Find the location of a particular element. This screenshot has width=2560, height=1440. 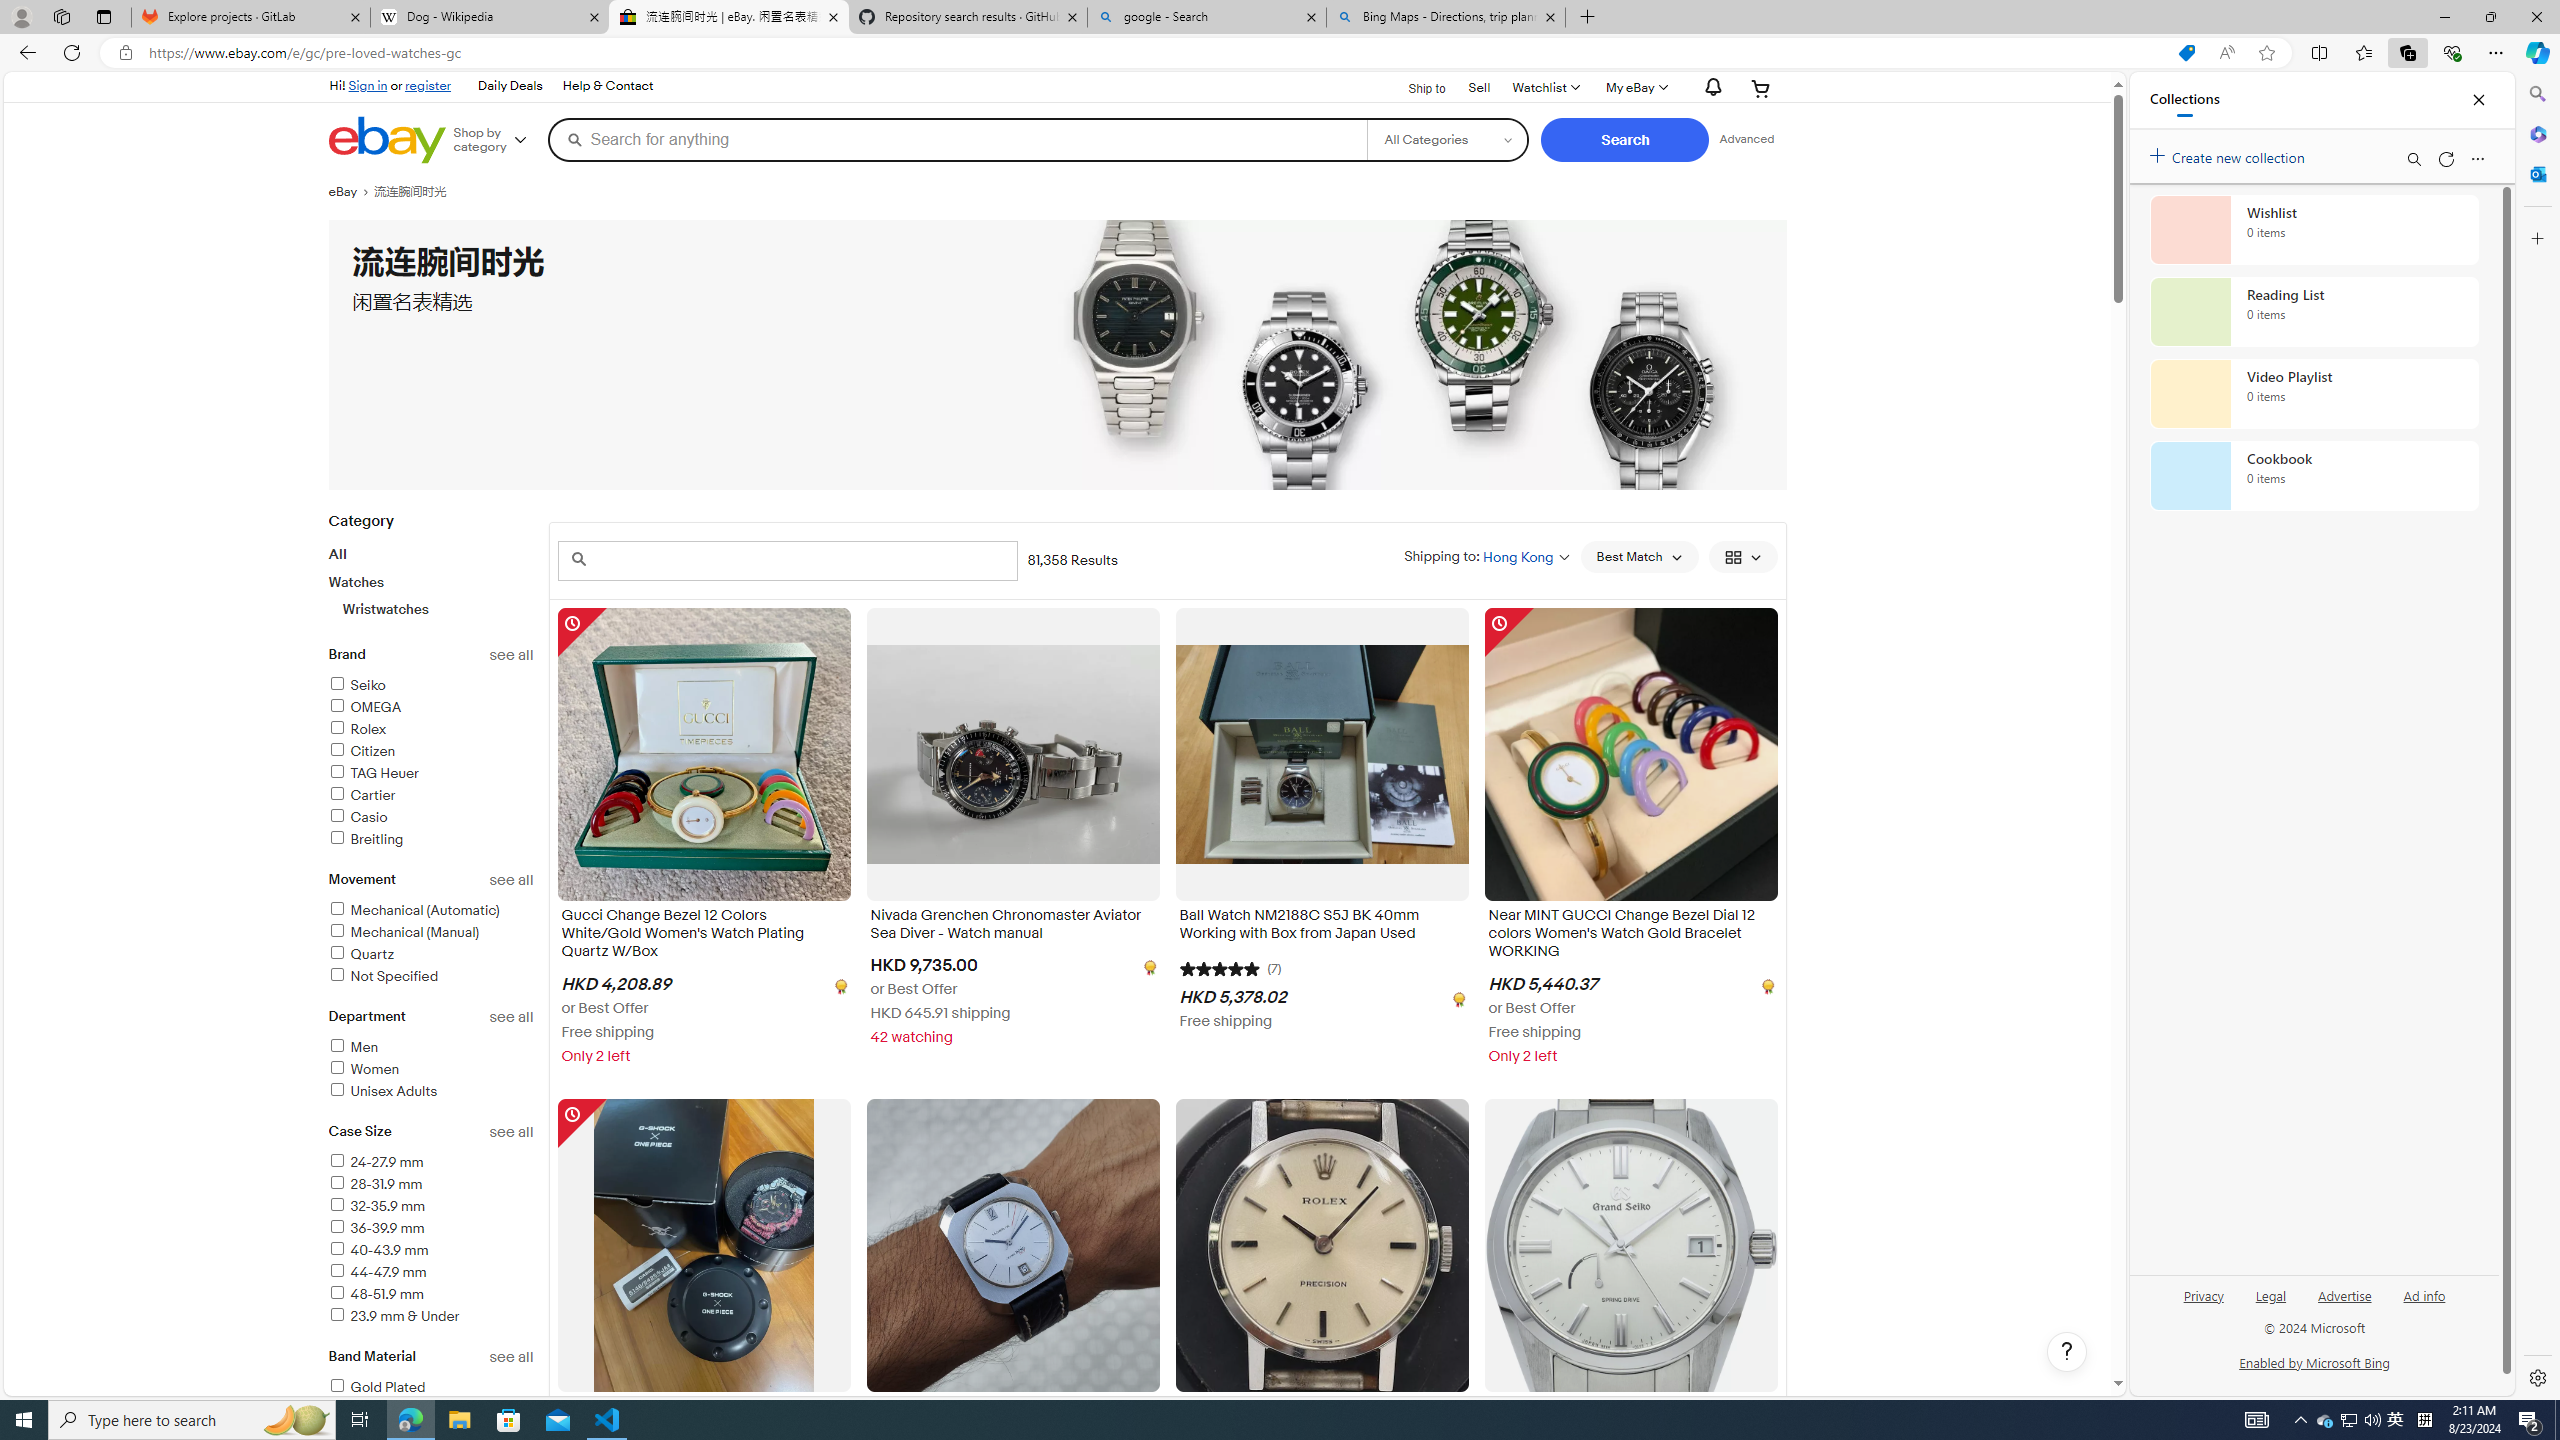

'OMEGA' is located at coordinates (431, 708).